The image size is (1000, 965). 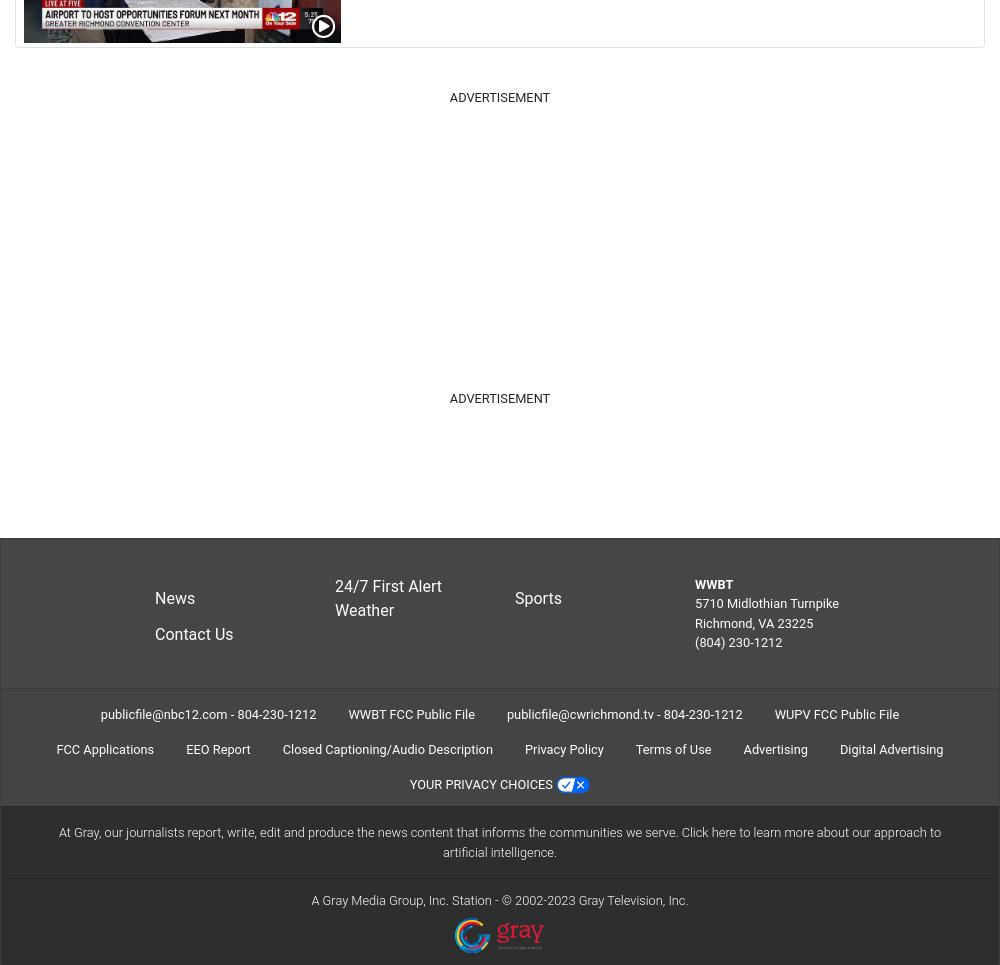 I want to click on 'FCC Applications', so click(x=56, y=748).